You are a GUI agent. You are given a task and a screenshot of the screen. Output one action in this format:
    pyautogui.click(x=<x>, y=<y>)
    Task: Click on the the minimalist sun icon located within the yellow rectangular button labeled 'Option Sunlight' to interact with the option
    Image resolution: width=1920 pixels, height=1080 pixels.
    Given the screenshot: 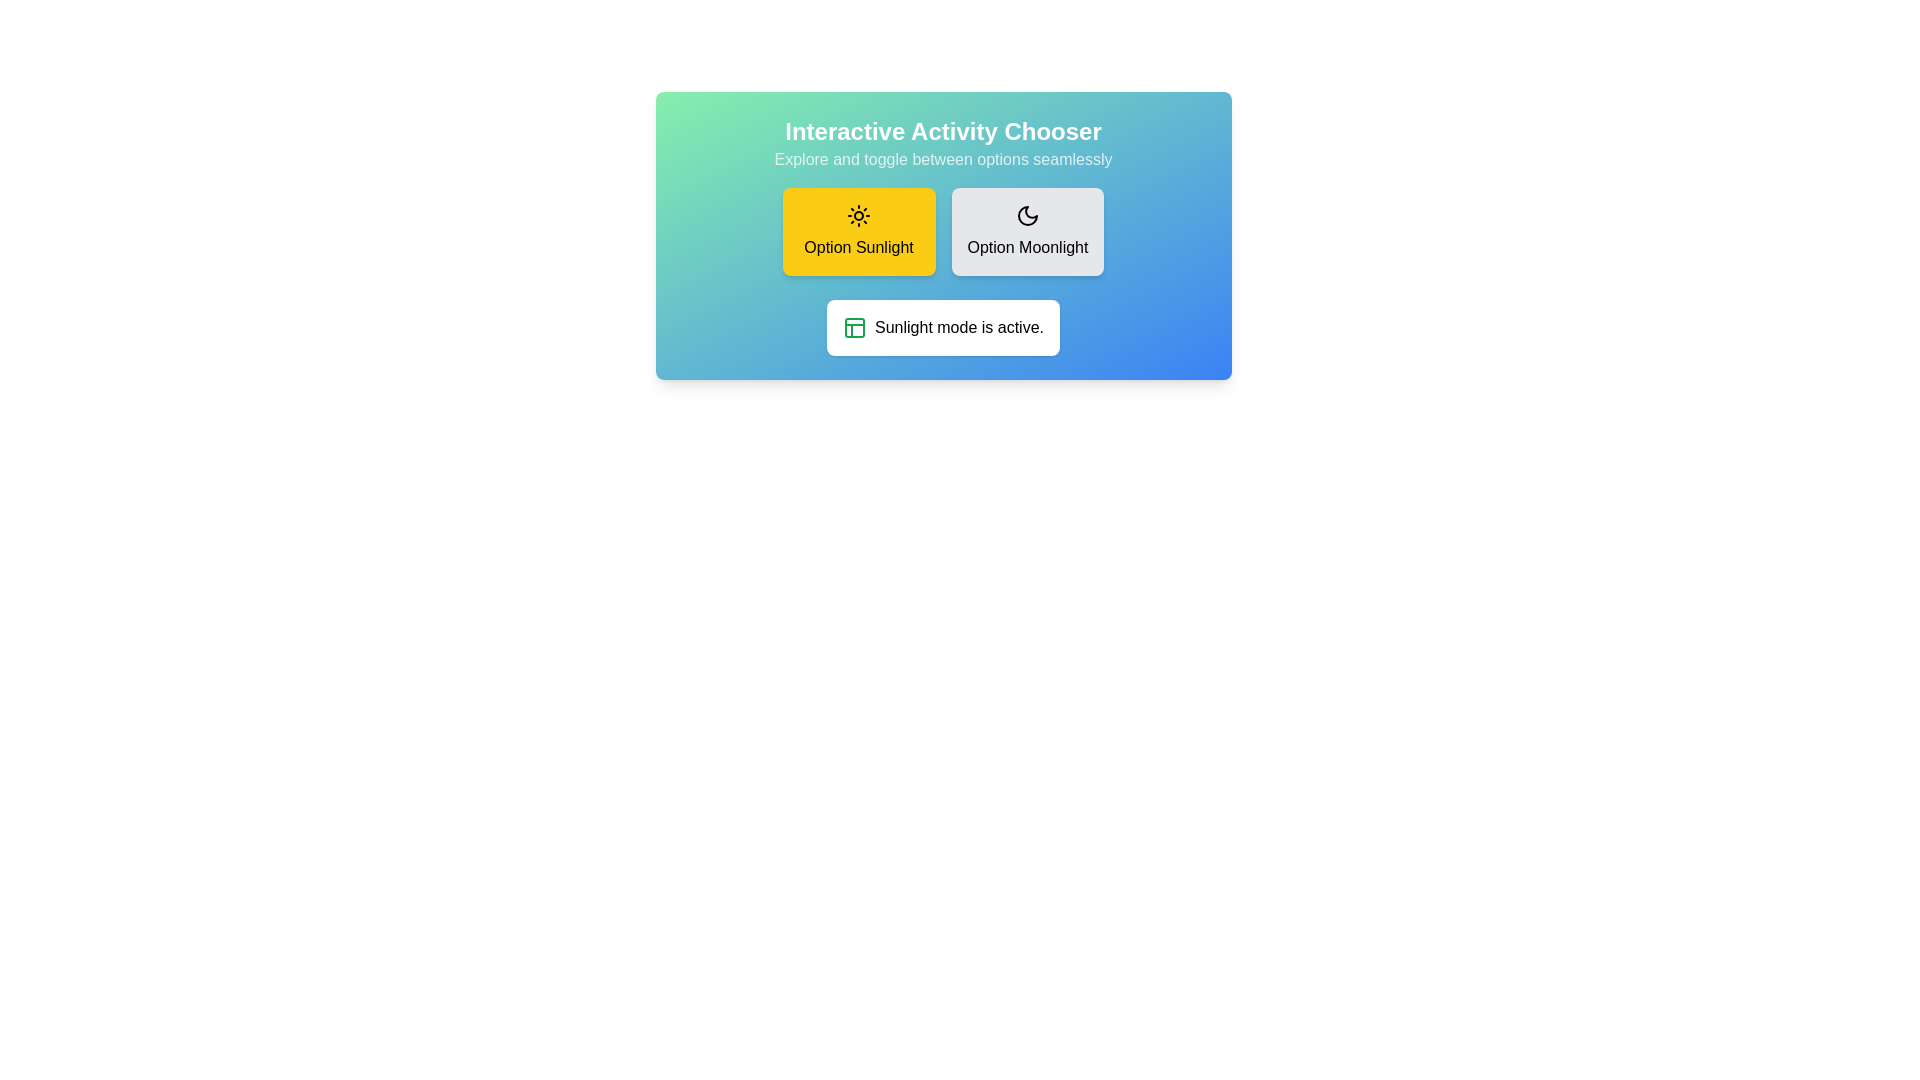 What is the action you would take?
    pyautogui.click(x=859, y=216)
    